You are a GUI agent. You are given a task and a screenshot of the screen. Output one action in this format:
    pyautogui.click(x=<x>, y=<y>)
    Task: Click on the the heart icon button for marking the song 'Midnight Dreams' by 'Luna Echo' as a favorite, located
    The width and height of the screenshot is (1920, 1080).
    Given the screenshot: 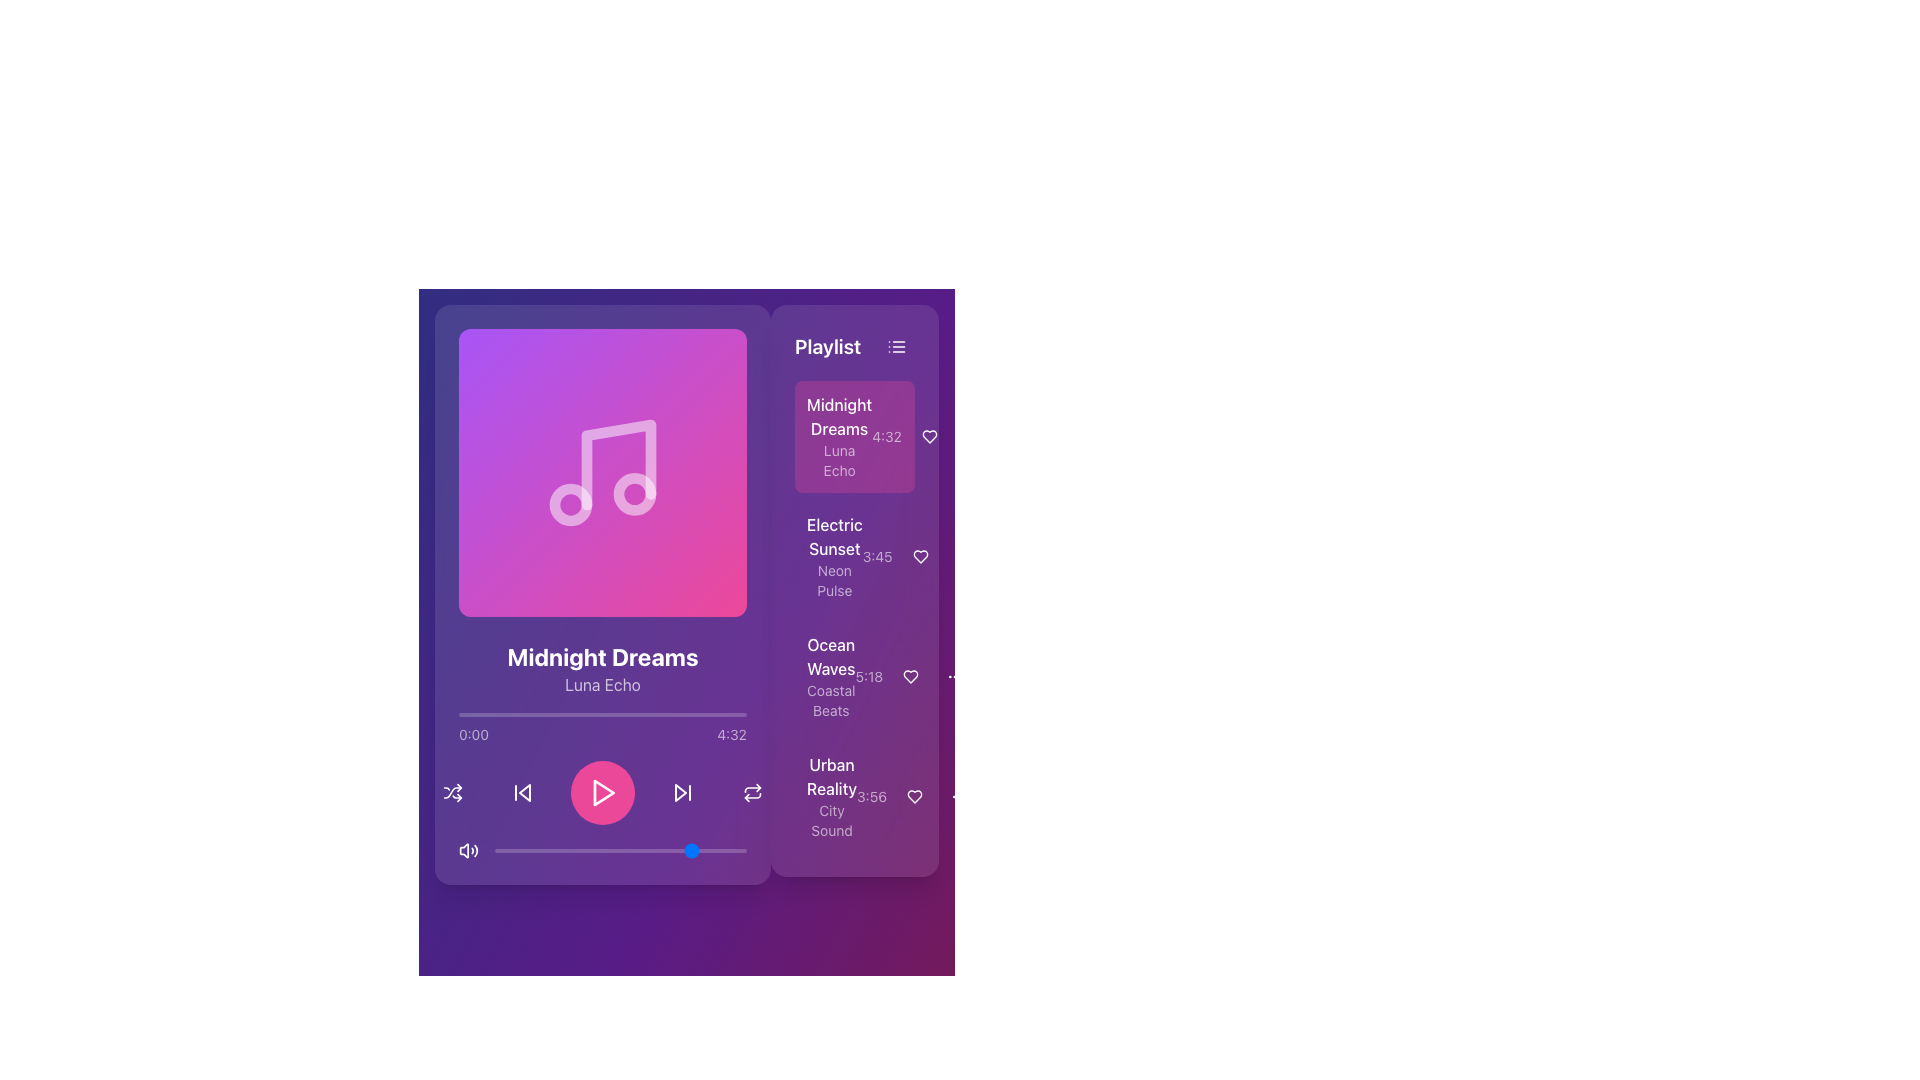 What is the action you would take?
    pyautogui.click(x=930, y=435)
    